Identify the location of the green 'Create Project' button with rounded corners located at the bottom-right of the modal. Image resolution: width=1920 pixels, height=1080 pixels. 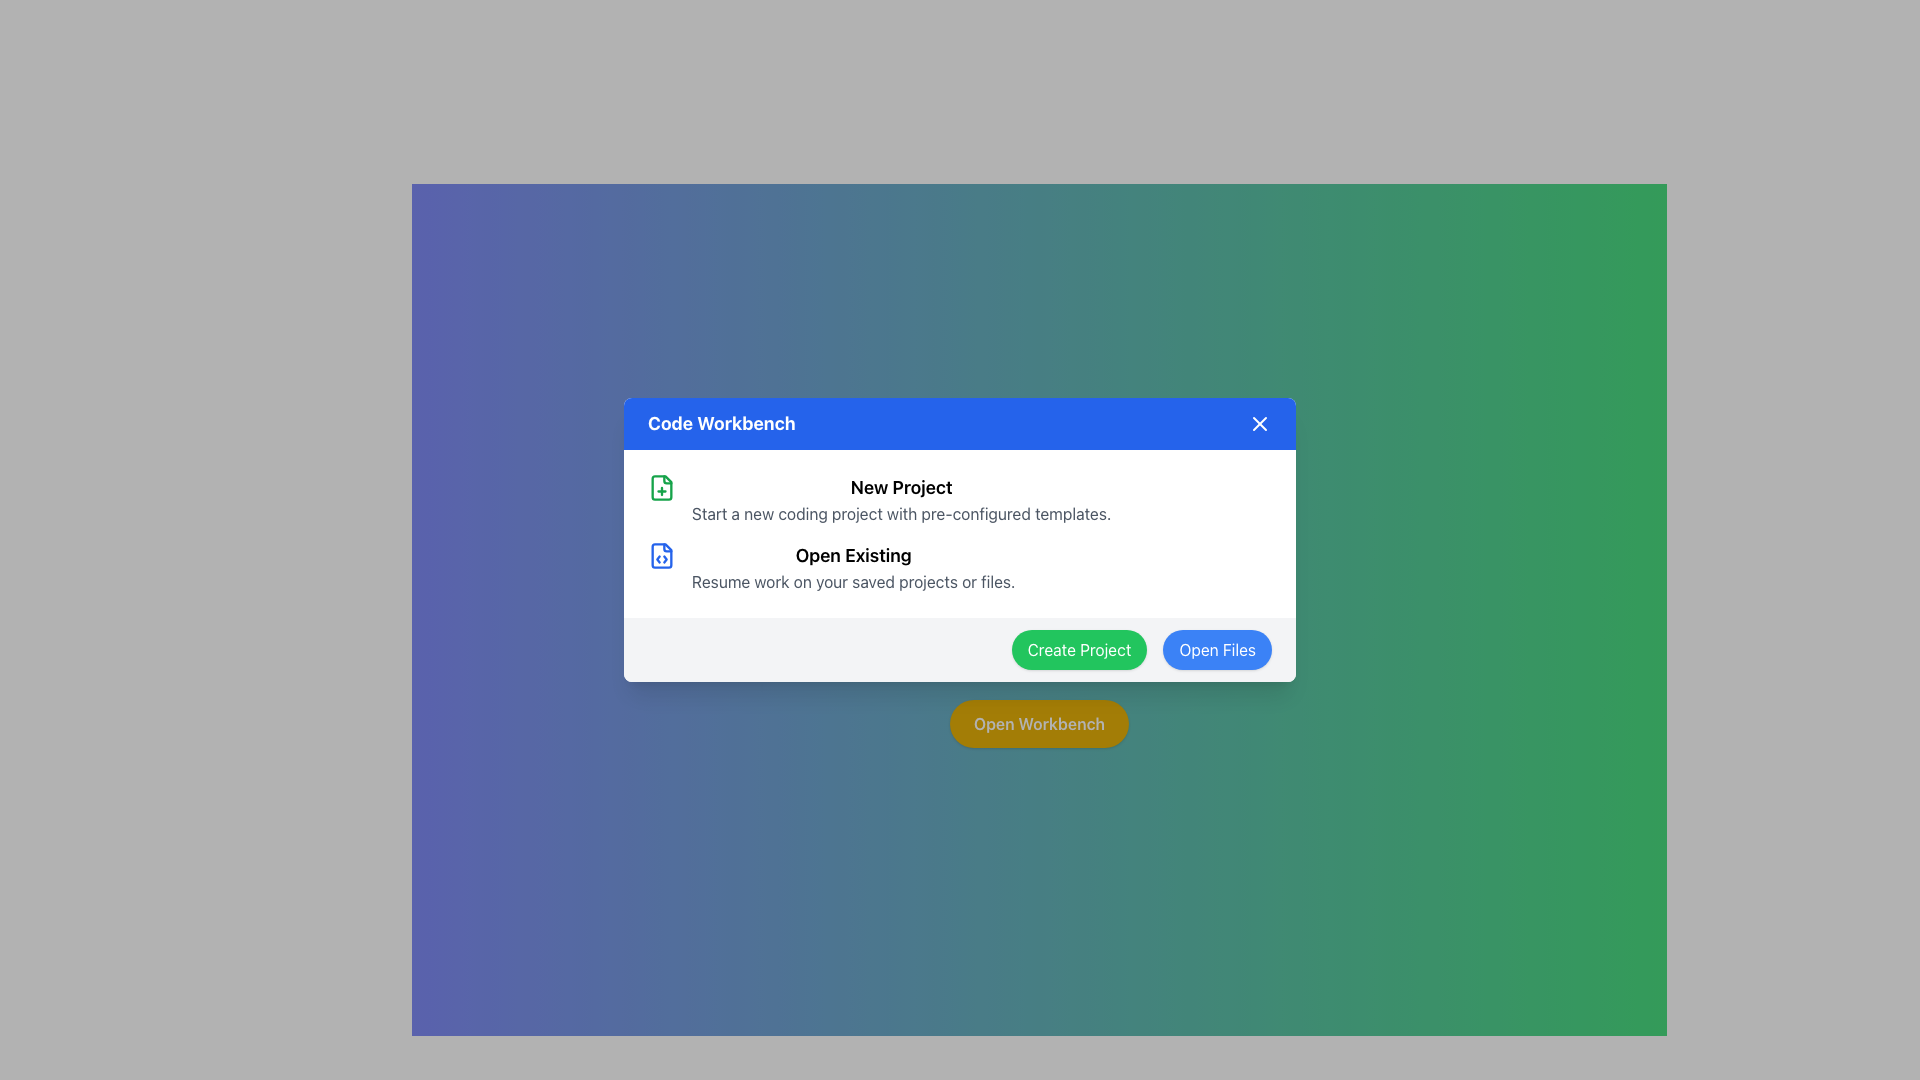
(1078, 650).